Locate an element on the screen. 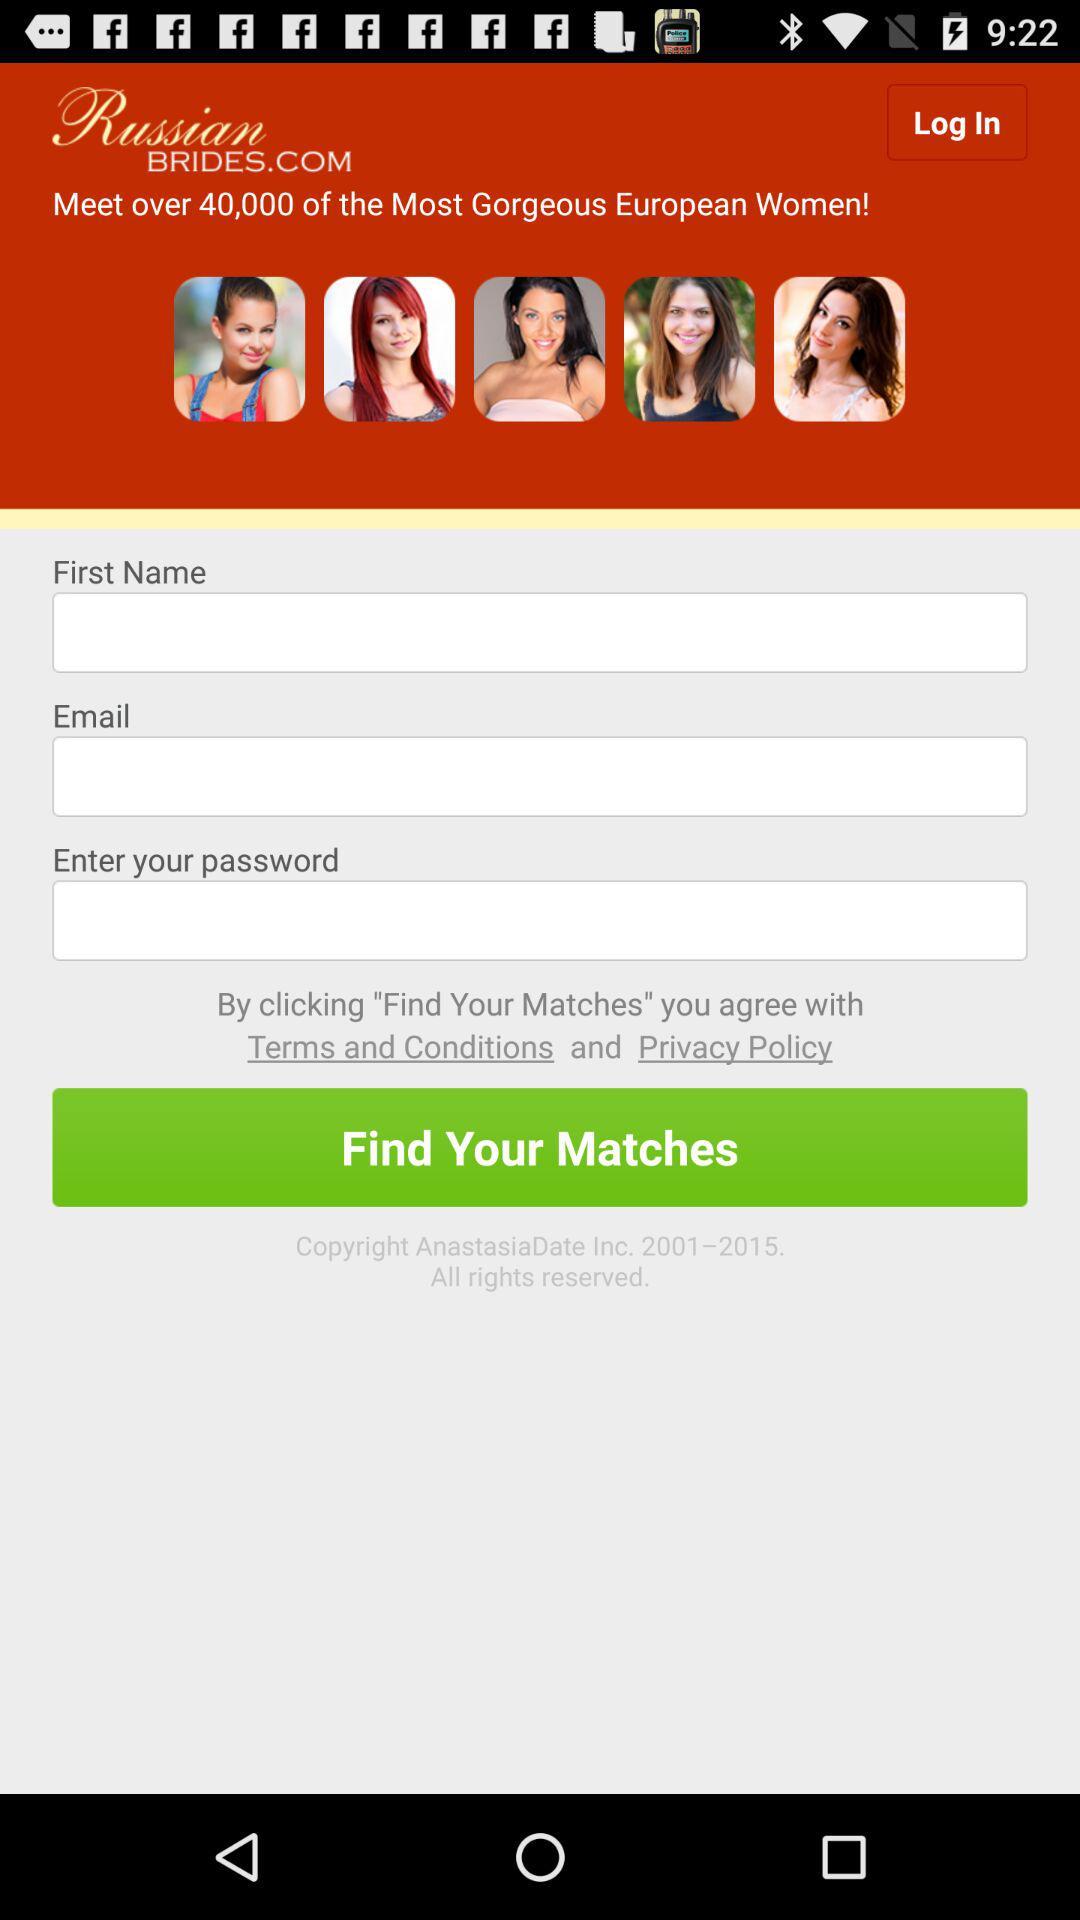 This screenshot has height=1920, width=1080. text box is located at coordinates (540, 919).